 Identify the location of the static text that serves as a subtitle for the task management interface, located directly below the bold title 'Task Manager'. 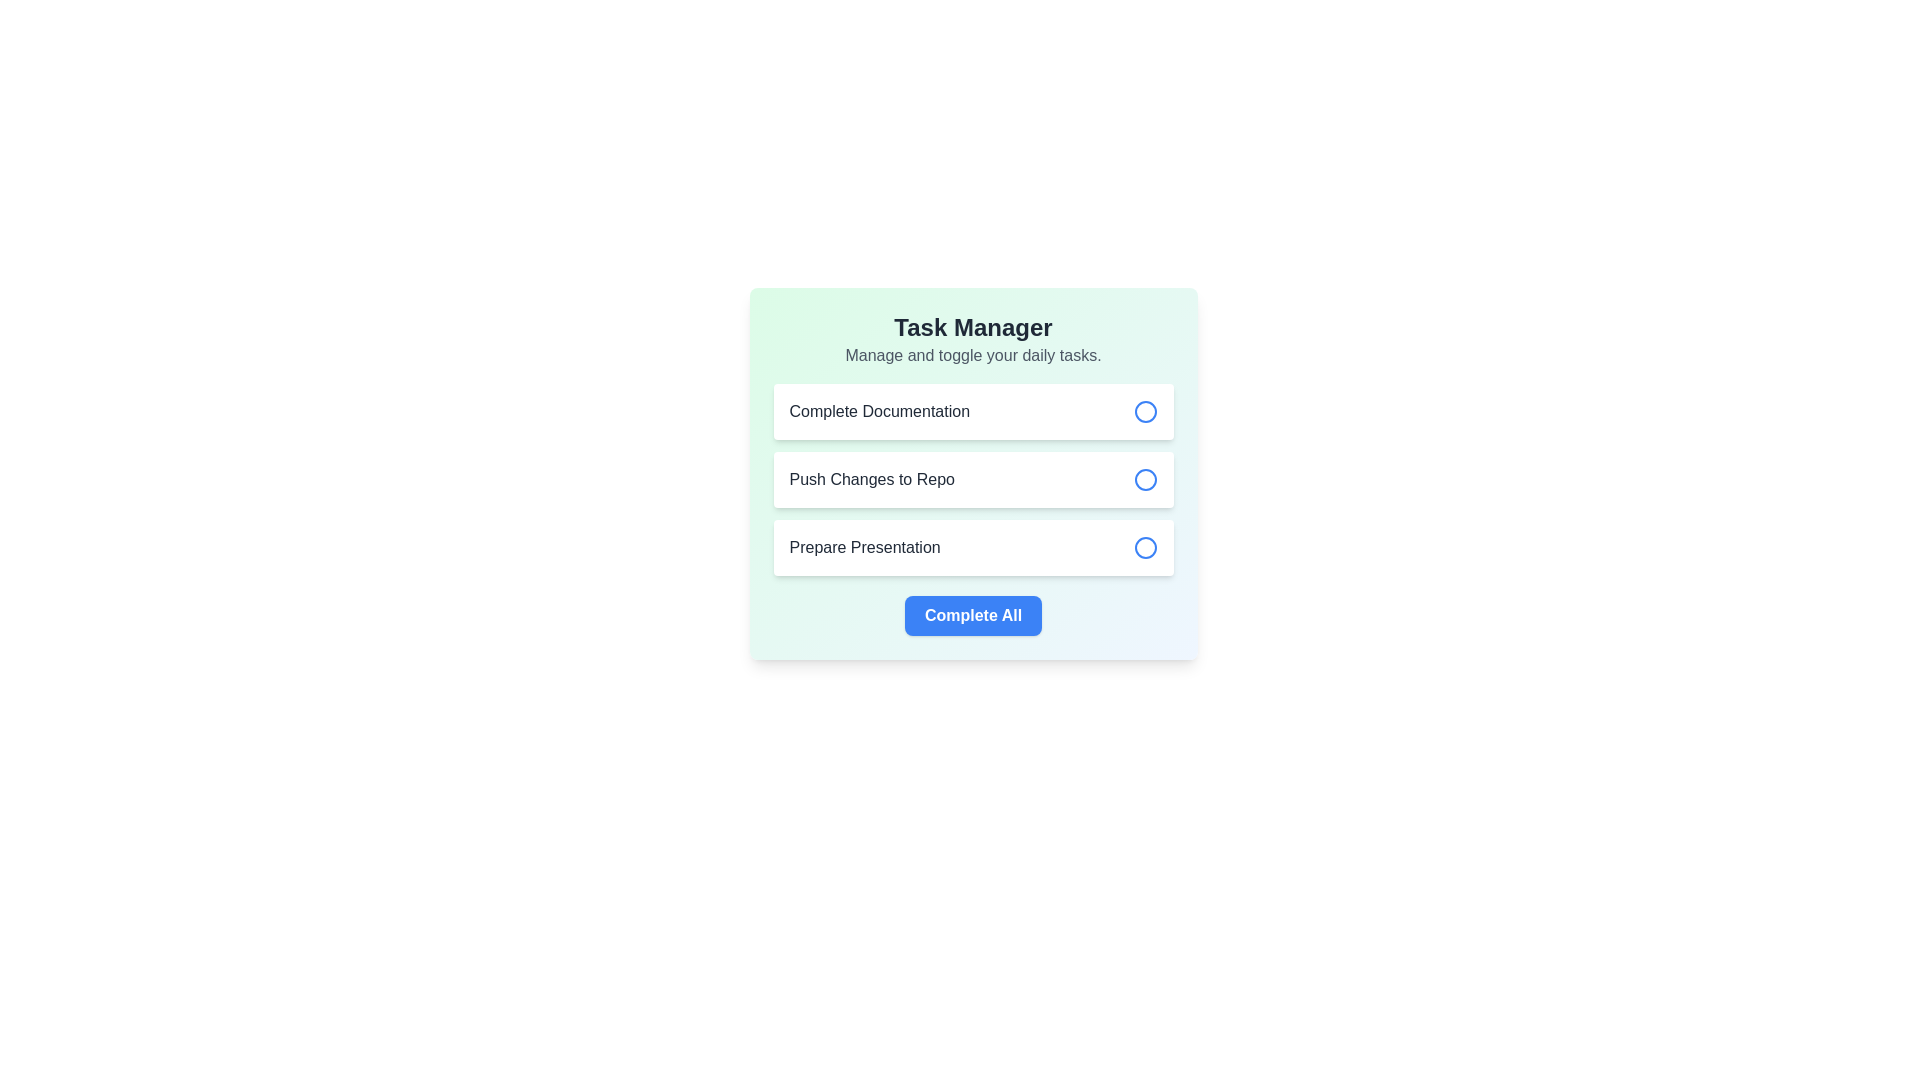
(973, 354).